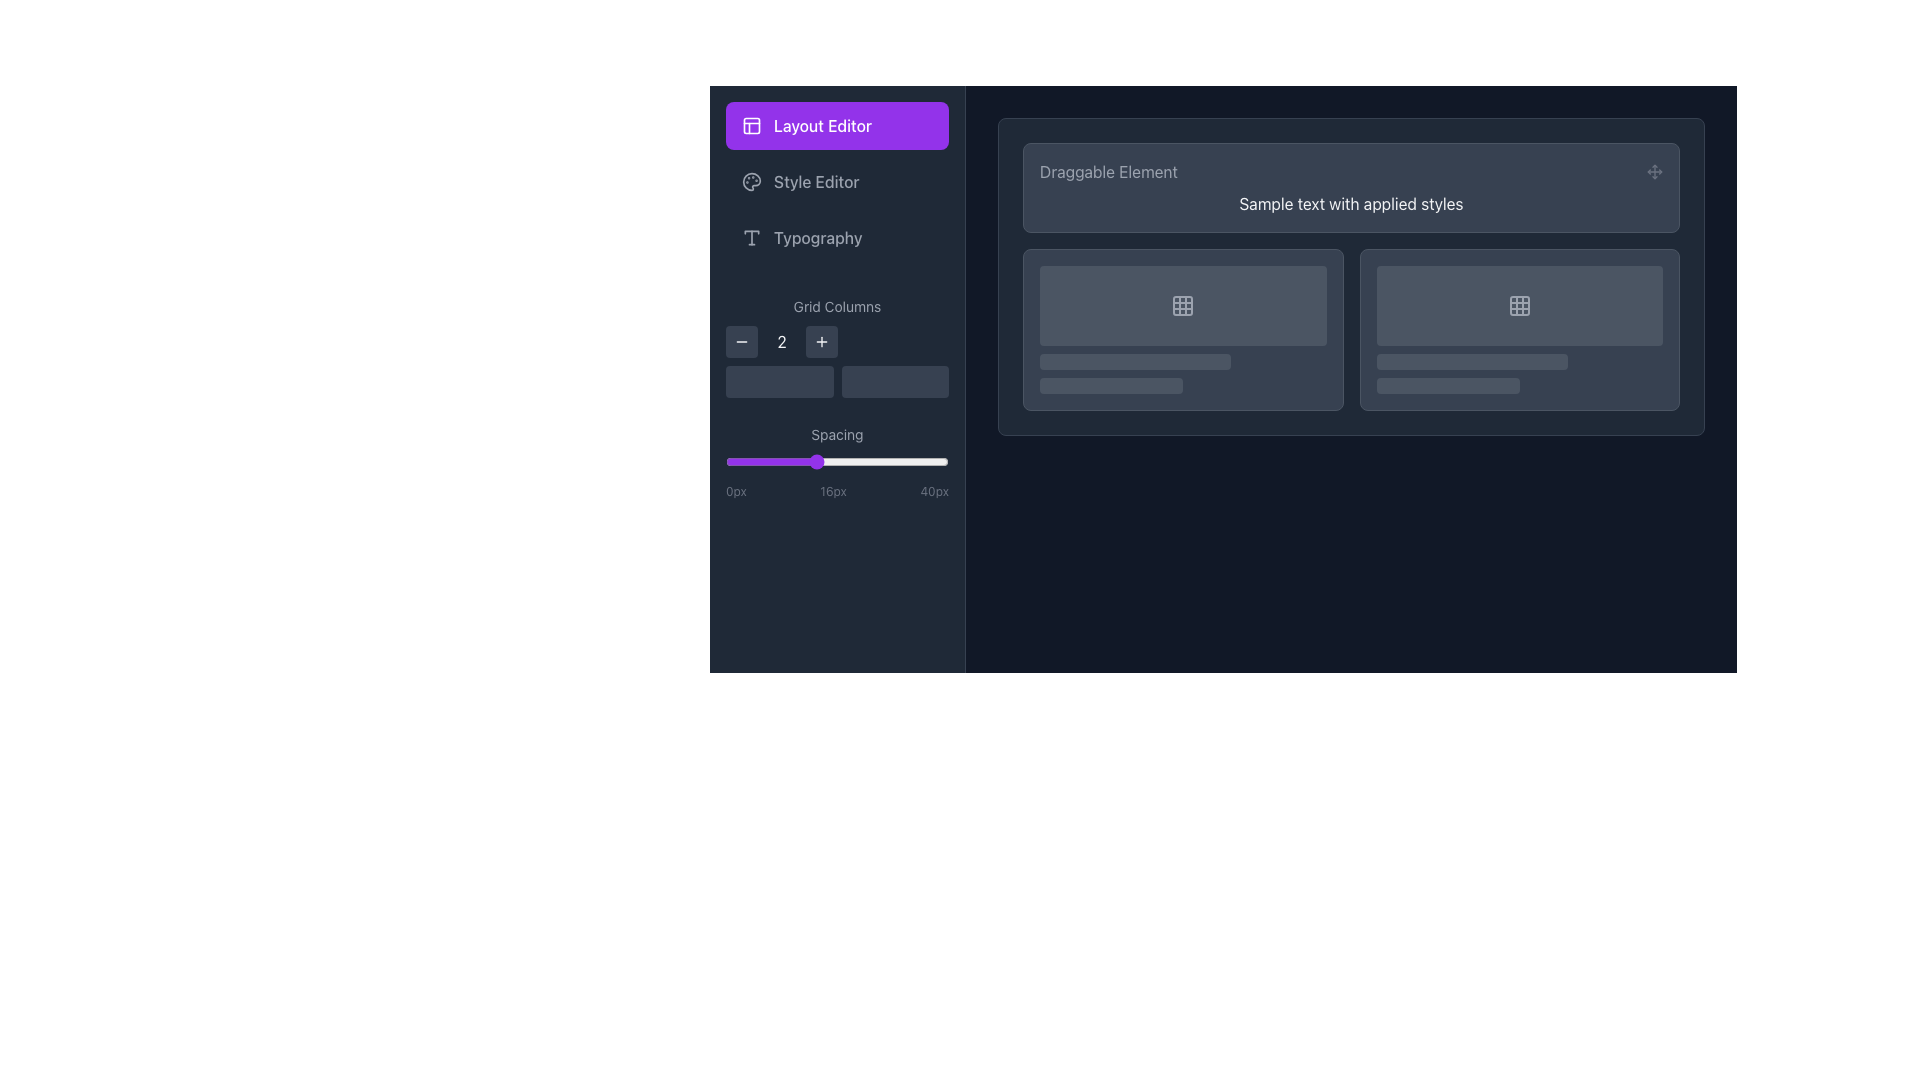  Describe the element at coordinates (821, 341) in the screenshot. I see `the button located to the right of the numerical input field labeled 'Grid Columns' to increase the grid column count` at that location.